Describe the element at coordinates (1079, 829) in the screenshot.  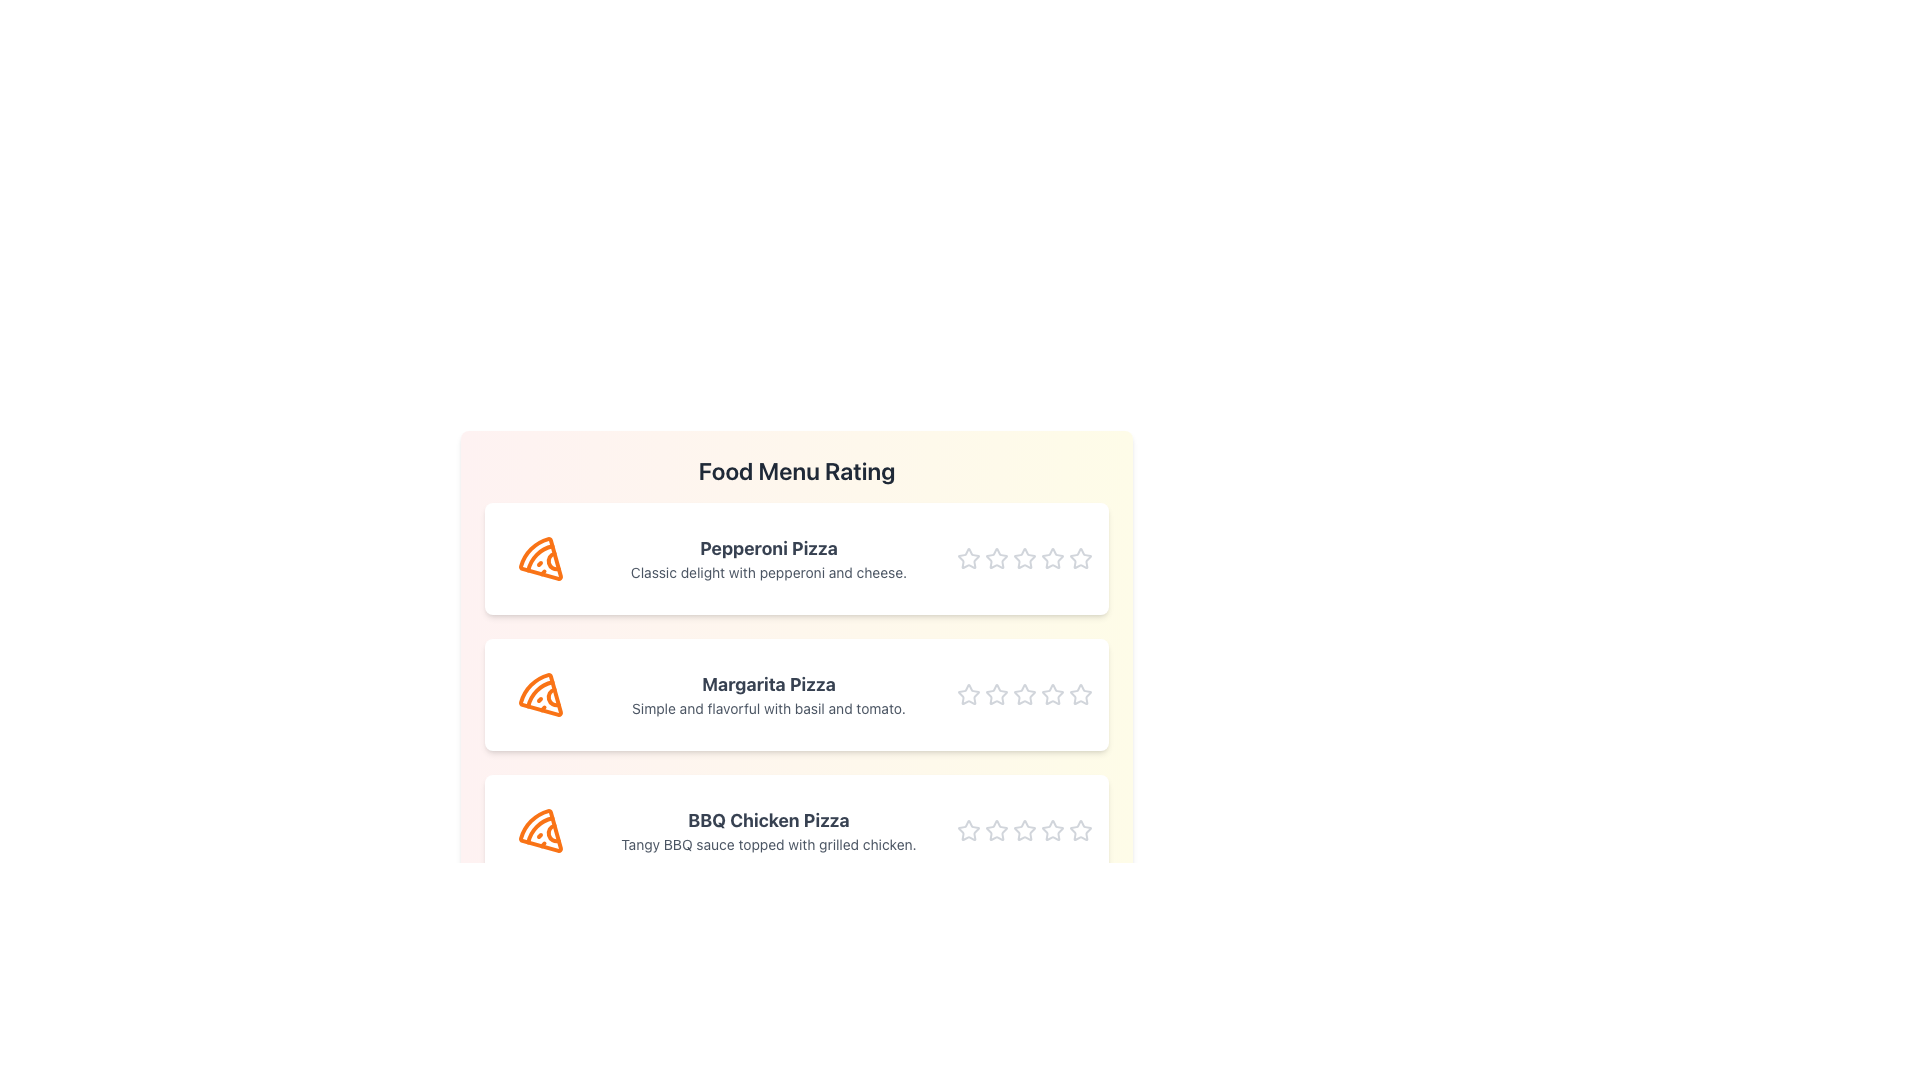
I see `the fifth star-shaped icon to rate maximum for BBQ Chicken Pizza` at that location.